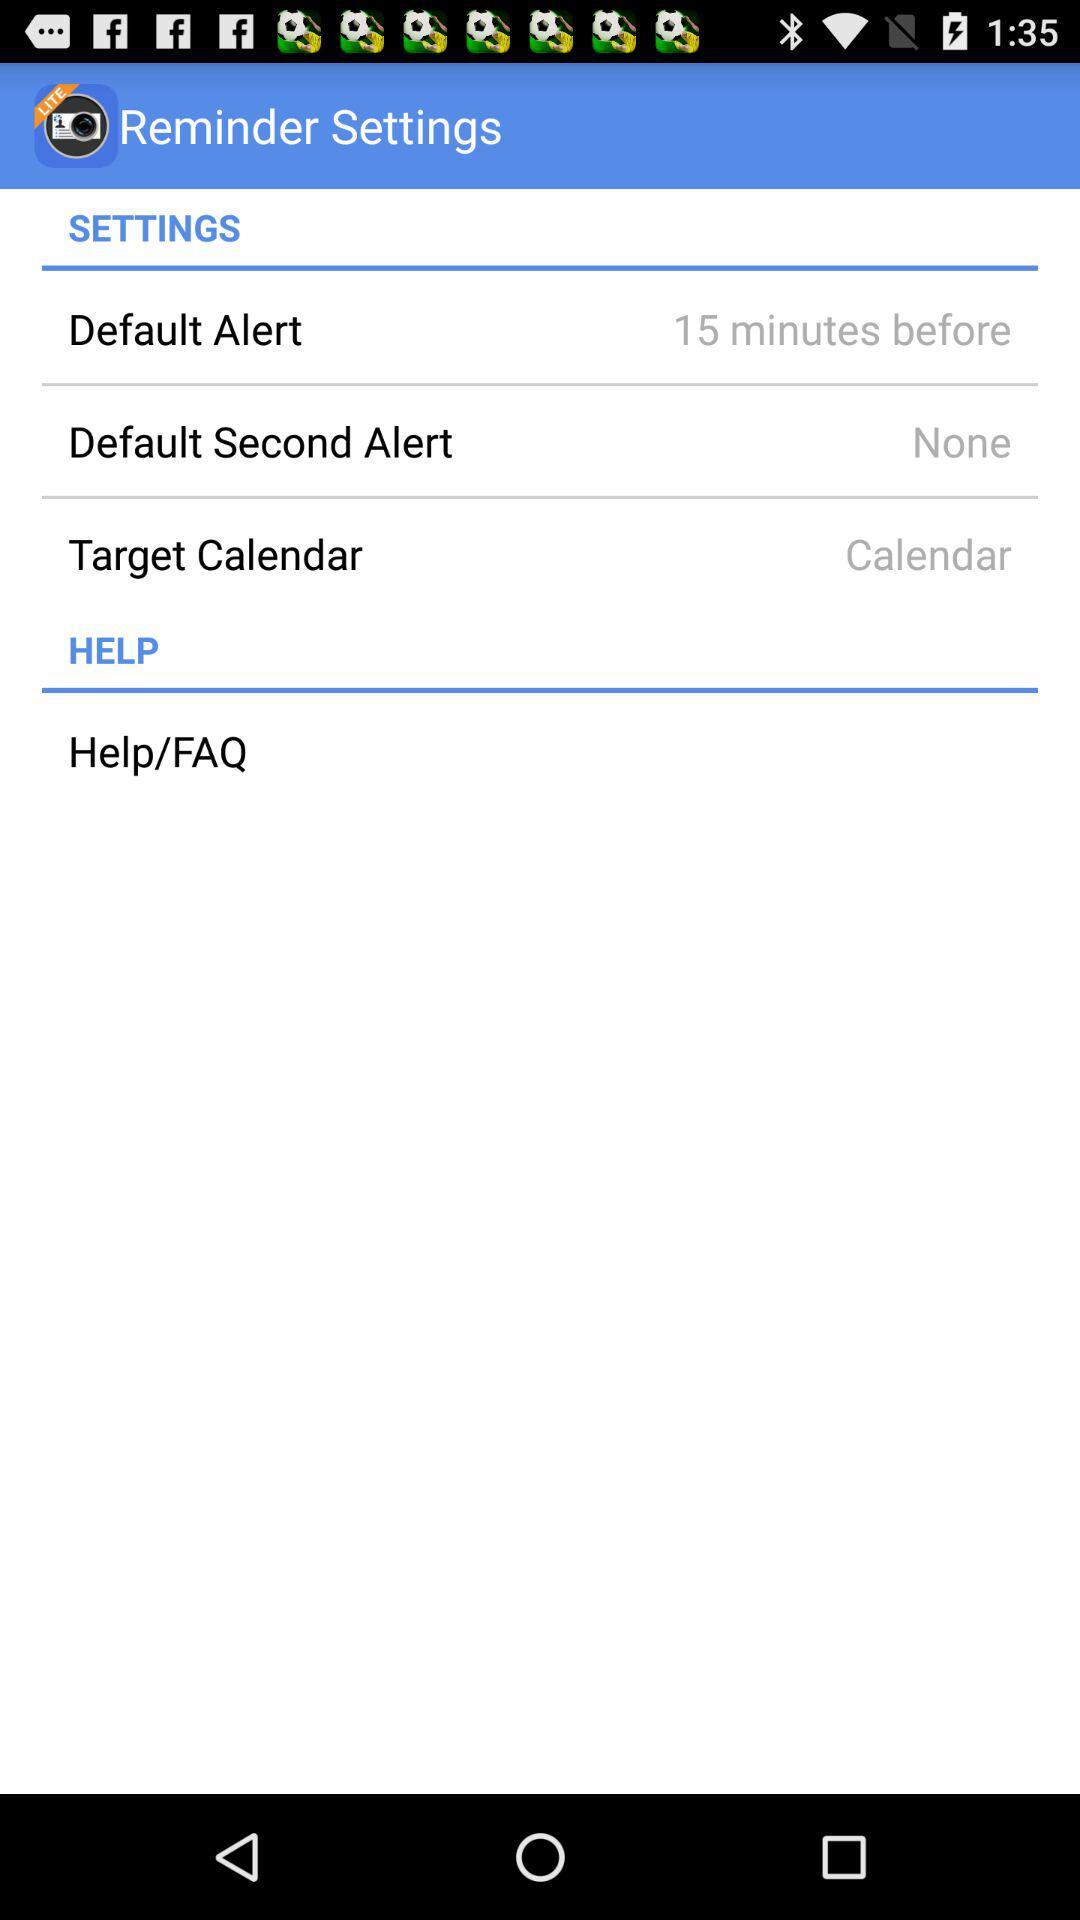 This screenshot has height=1920, width=1080. I want to click on target calendar item, so click(342, 553).